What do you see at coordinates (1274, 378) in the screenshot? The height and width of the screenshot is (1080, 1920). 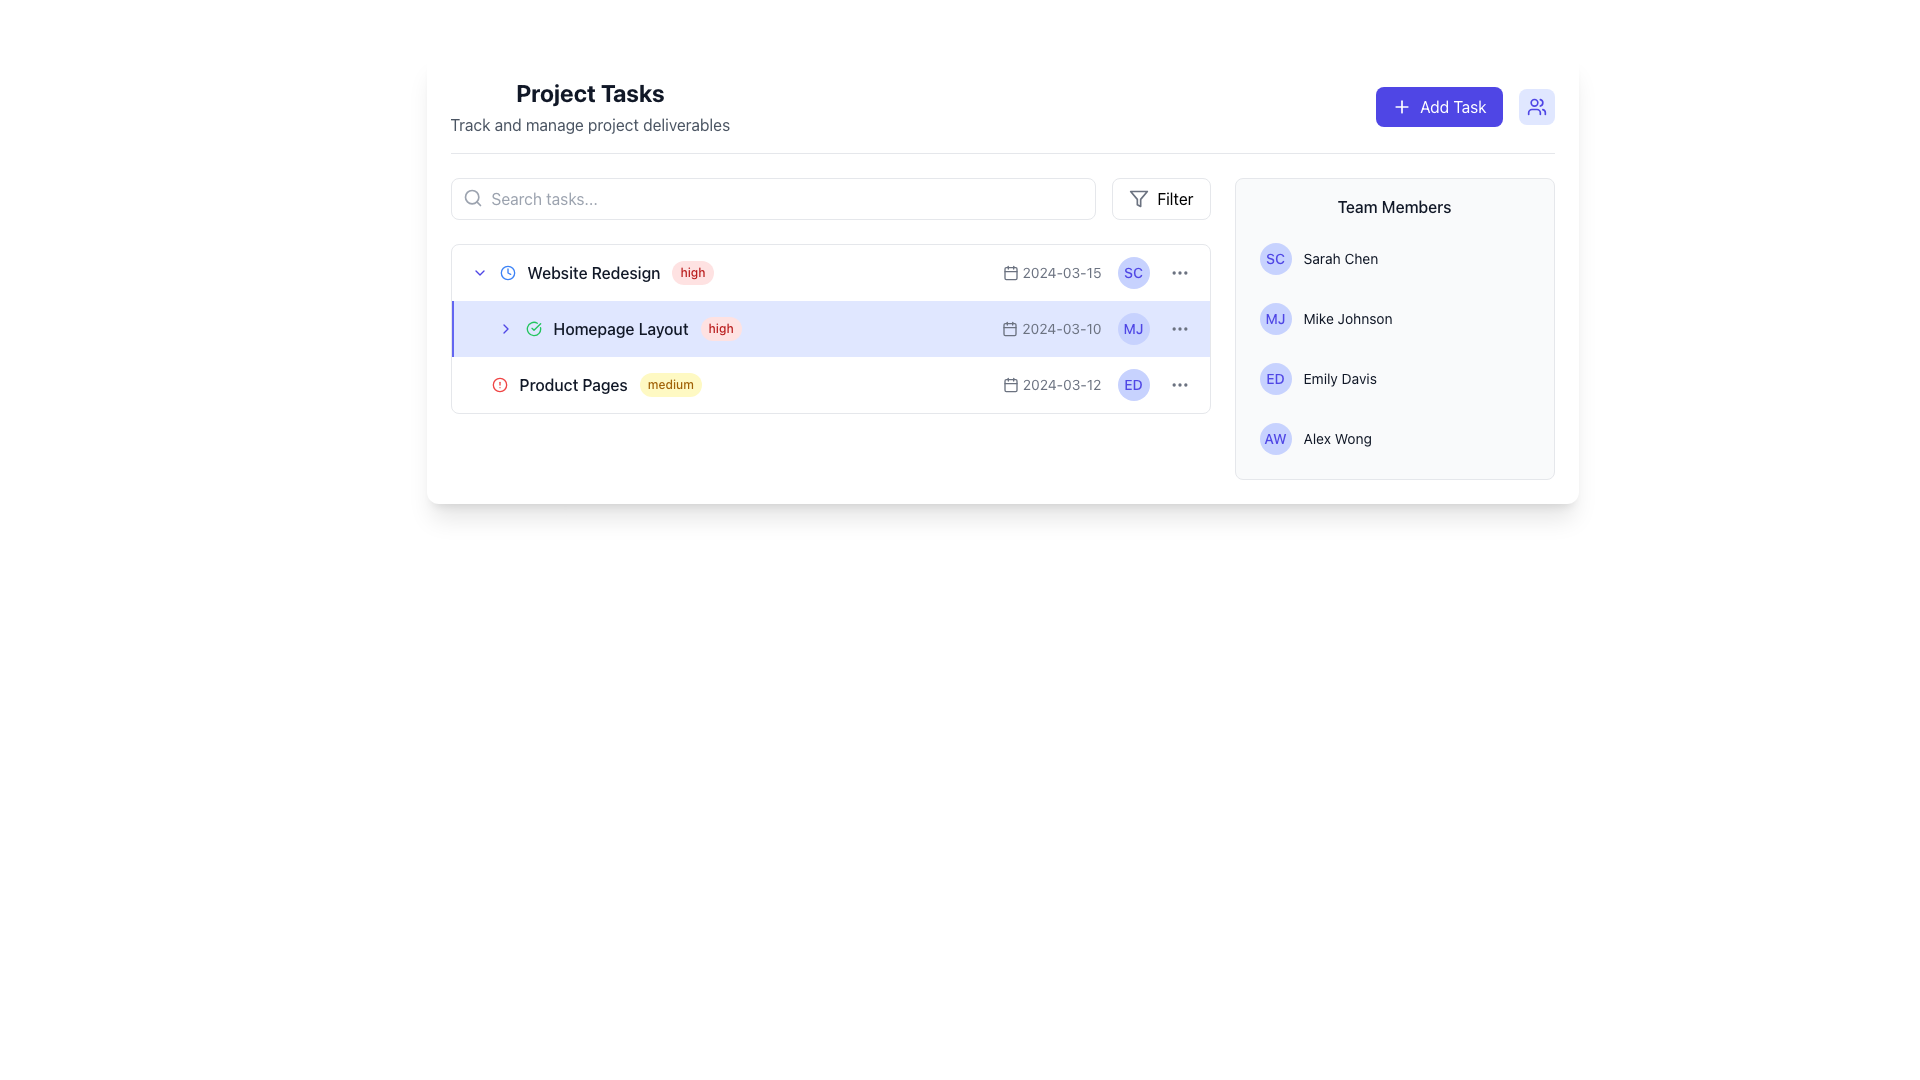 I see `the profile badge representing 'Emily Davis', located` at bounding box center [1274, 378].